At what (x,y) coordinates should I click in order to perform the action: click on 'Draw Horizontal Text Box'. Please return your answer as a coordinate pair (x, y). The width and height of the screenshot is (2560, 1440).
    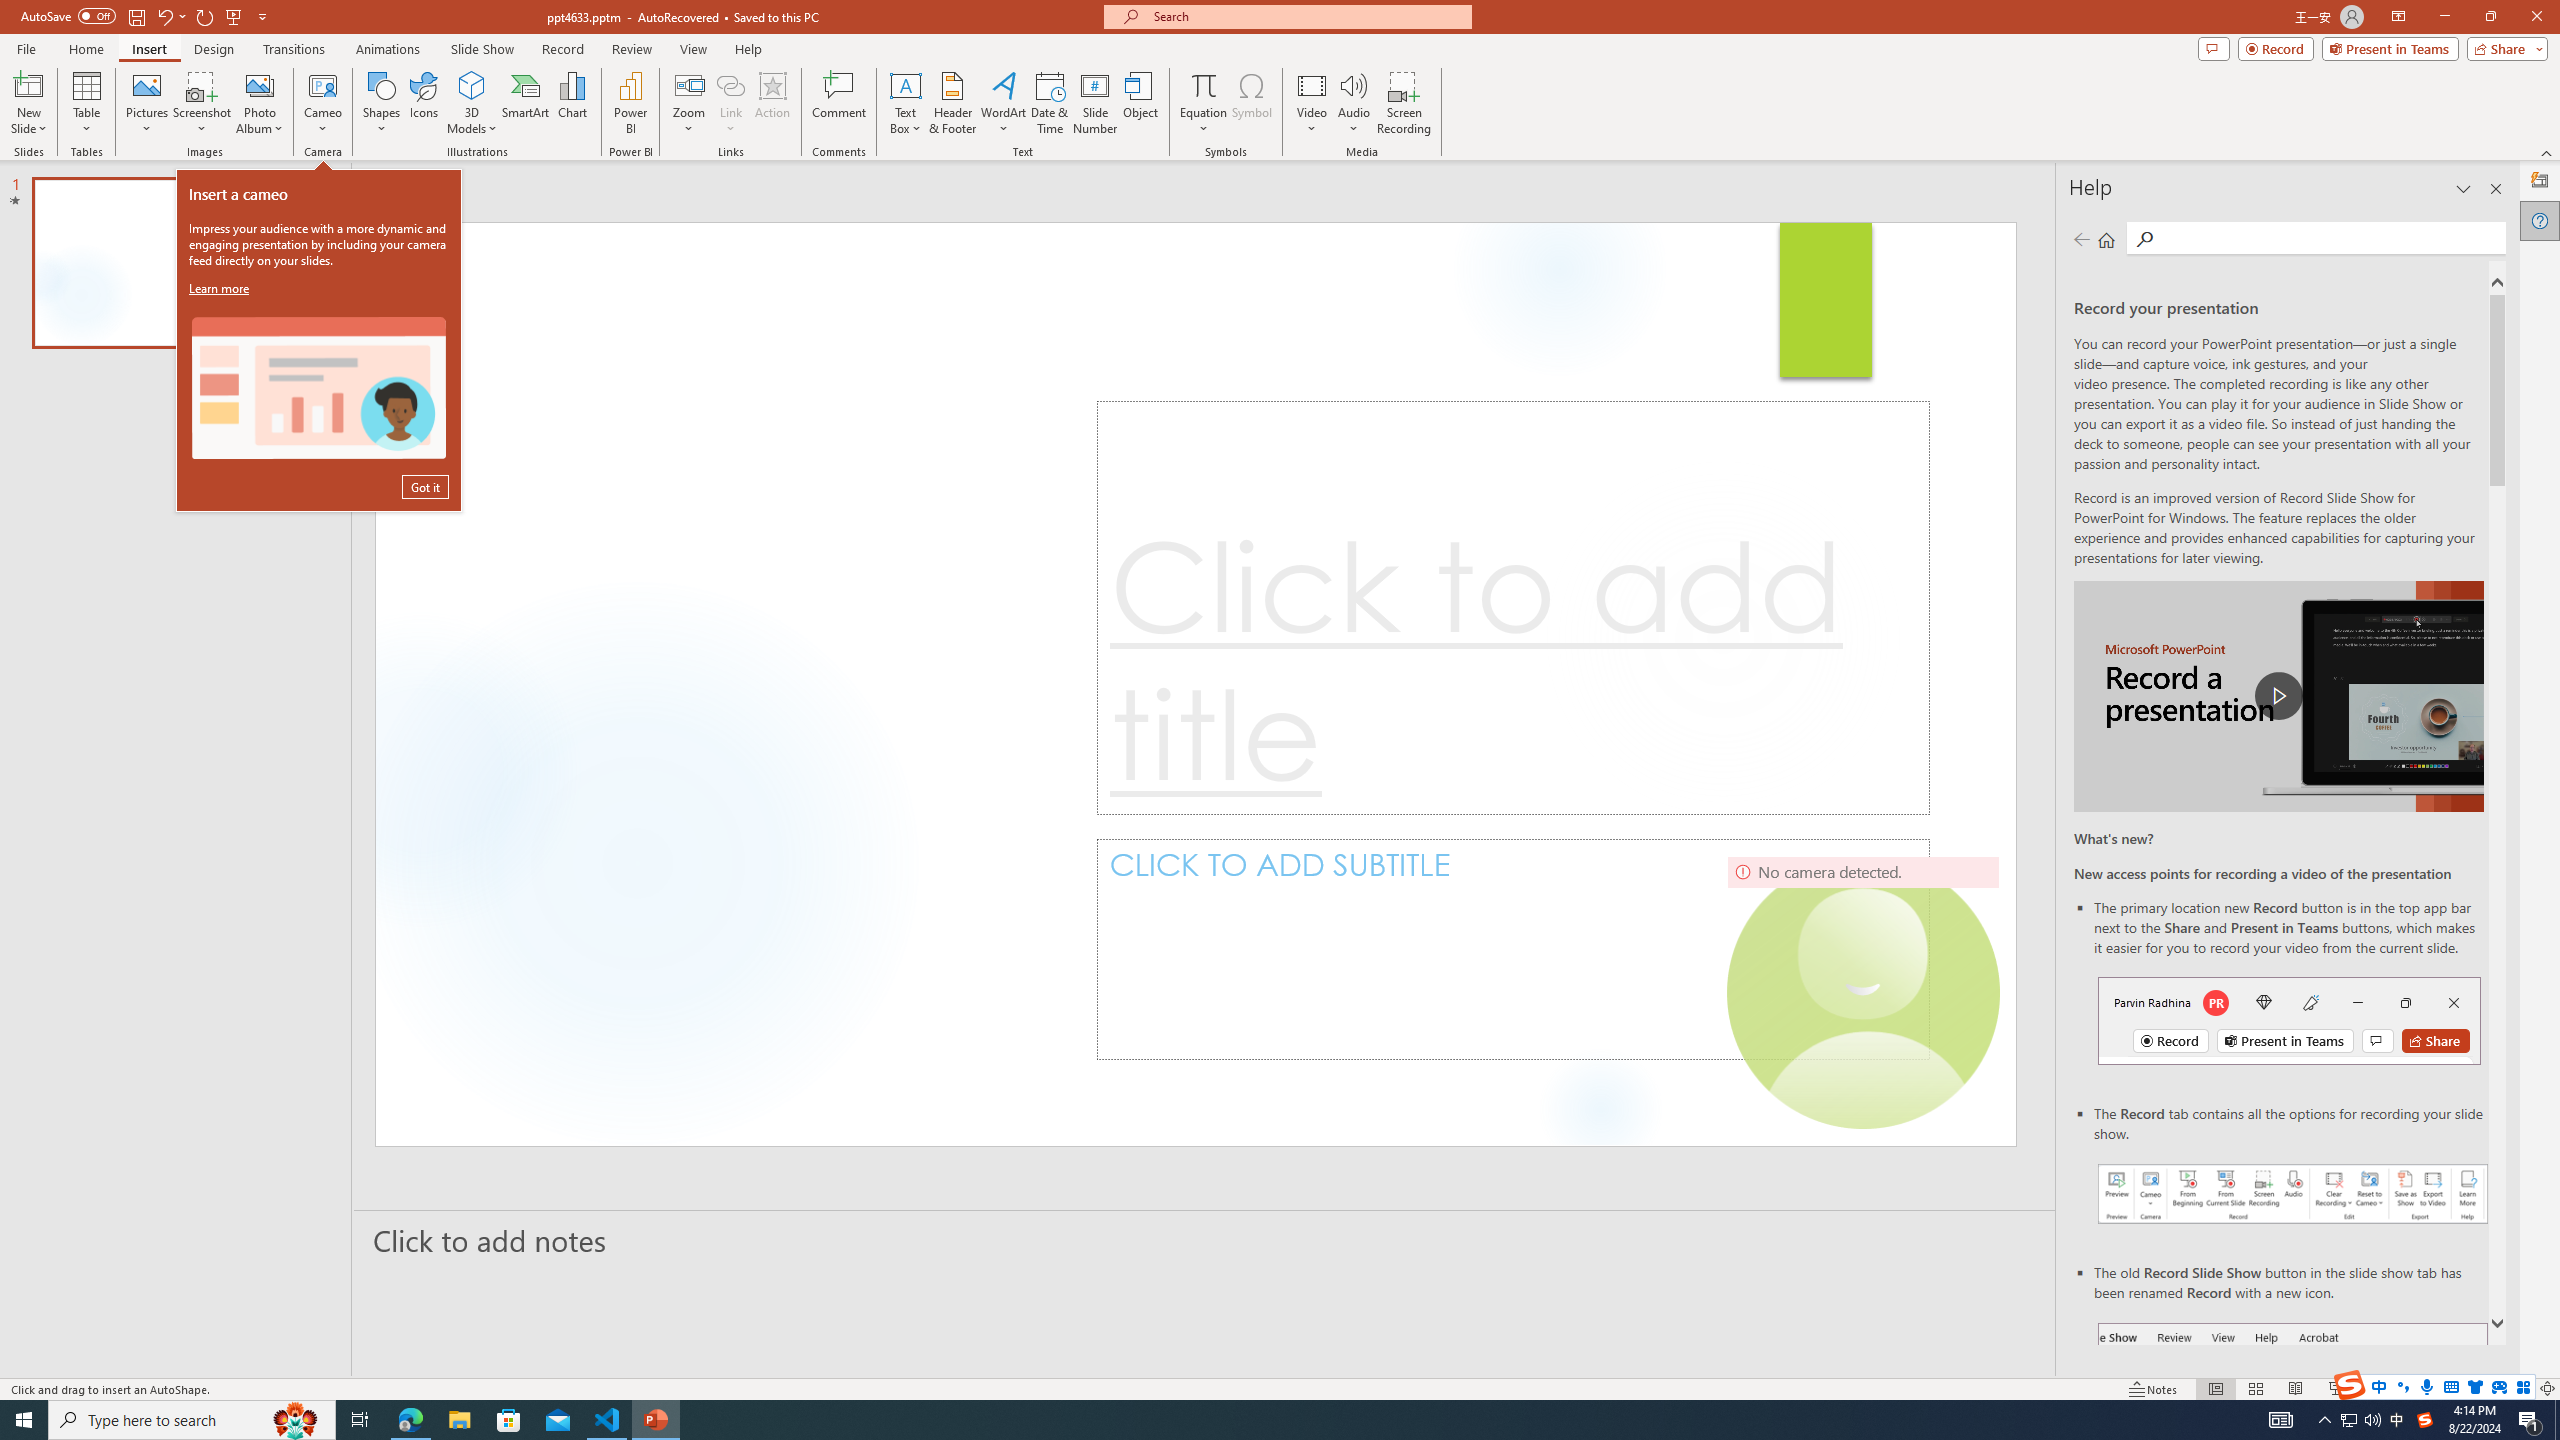
    Looking at the image, I should click on (905, 84).